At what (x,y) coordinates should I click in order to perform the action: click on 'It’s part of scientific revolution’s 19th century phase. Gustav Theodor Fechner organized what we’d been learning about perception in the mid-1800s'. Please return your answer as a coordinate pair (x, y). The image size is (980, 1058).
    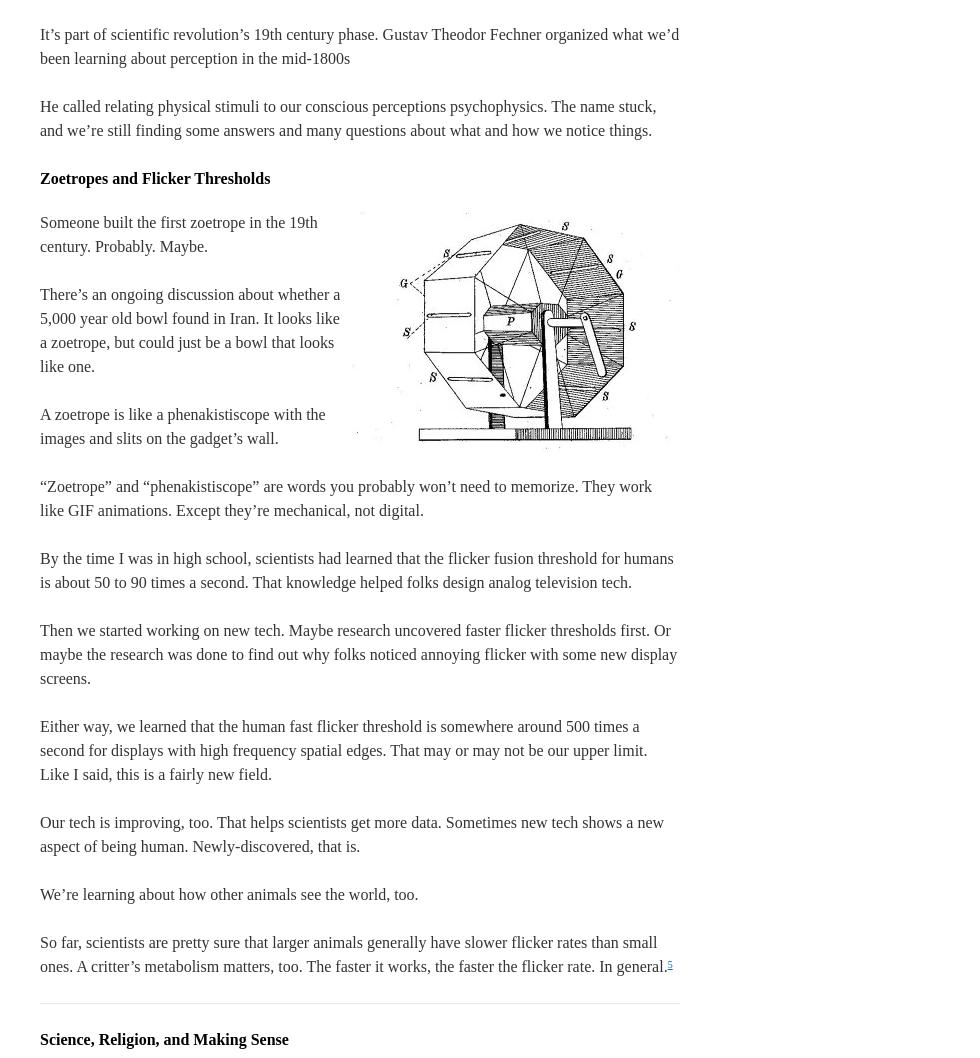
    Looking at the image, I should click on (39, 46).